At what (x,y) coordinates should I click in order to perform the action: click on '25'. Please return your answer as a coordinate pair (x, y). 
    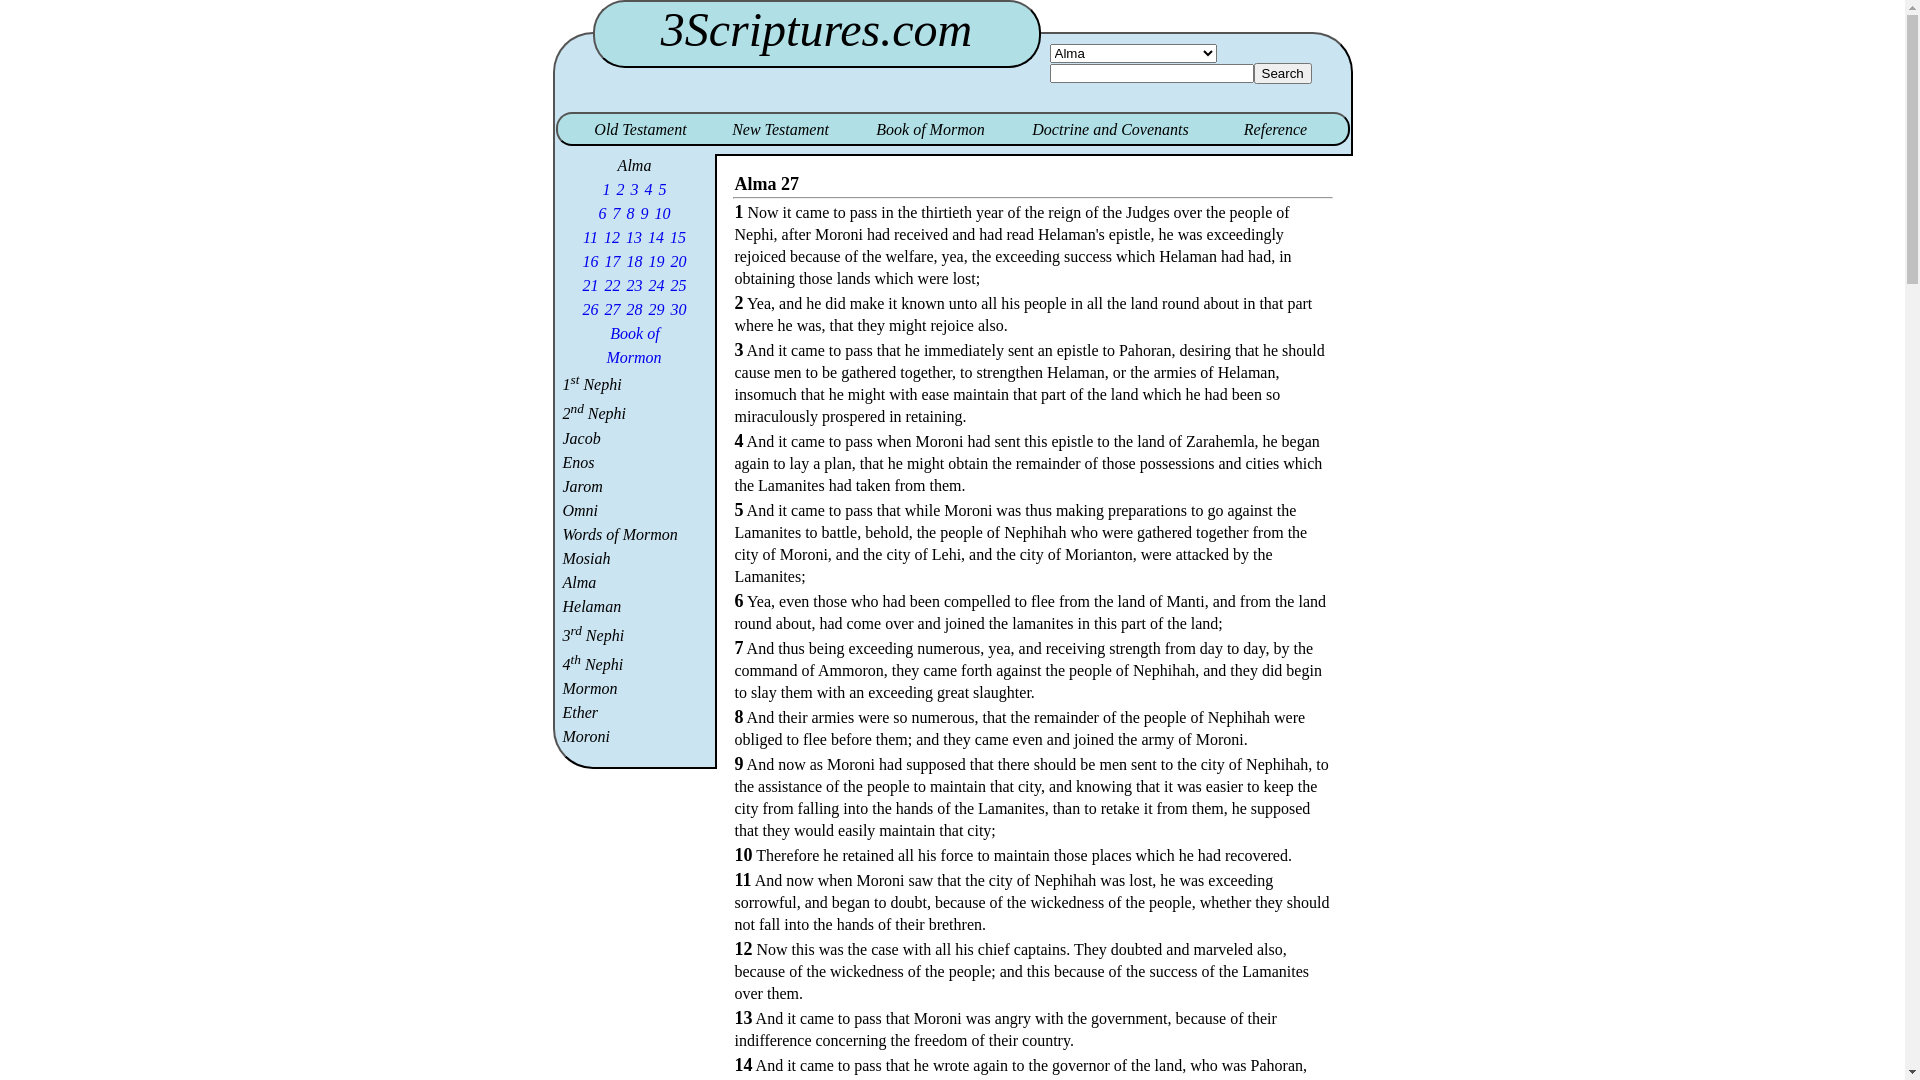
    Looking at the image, I should click on (678, 285).